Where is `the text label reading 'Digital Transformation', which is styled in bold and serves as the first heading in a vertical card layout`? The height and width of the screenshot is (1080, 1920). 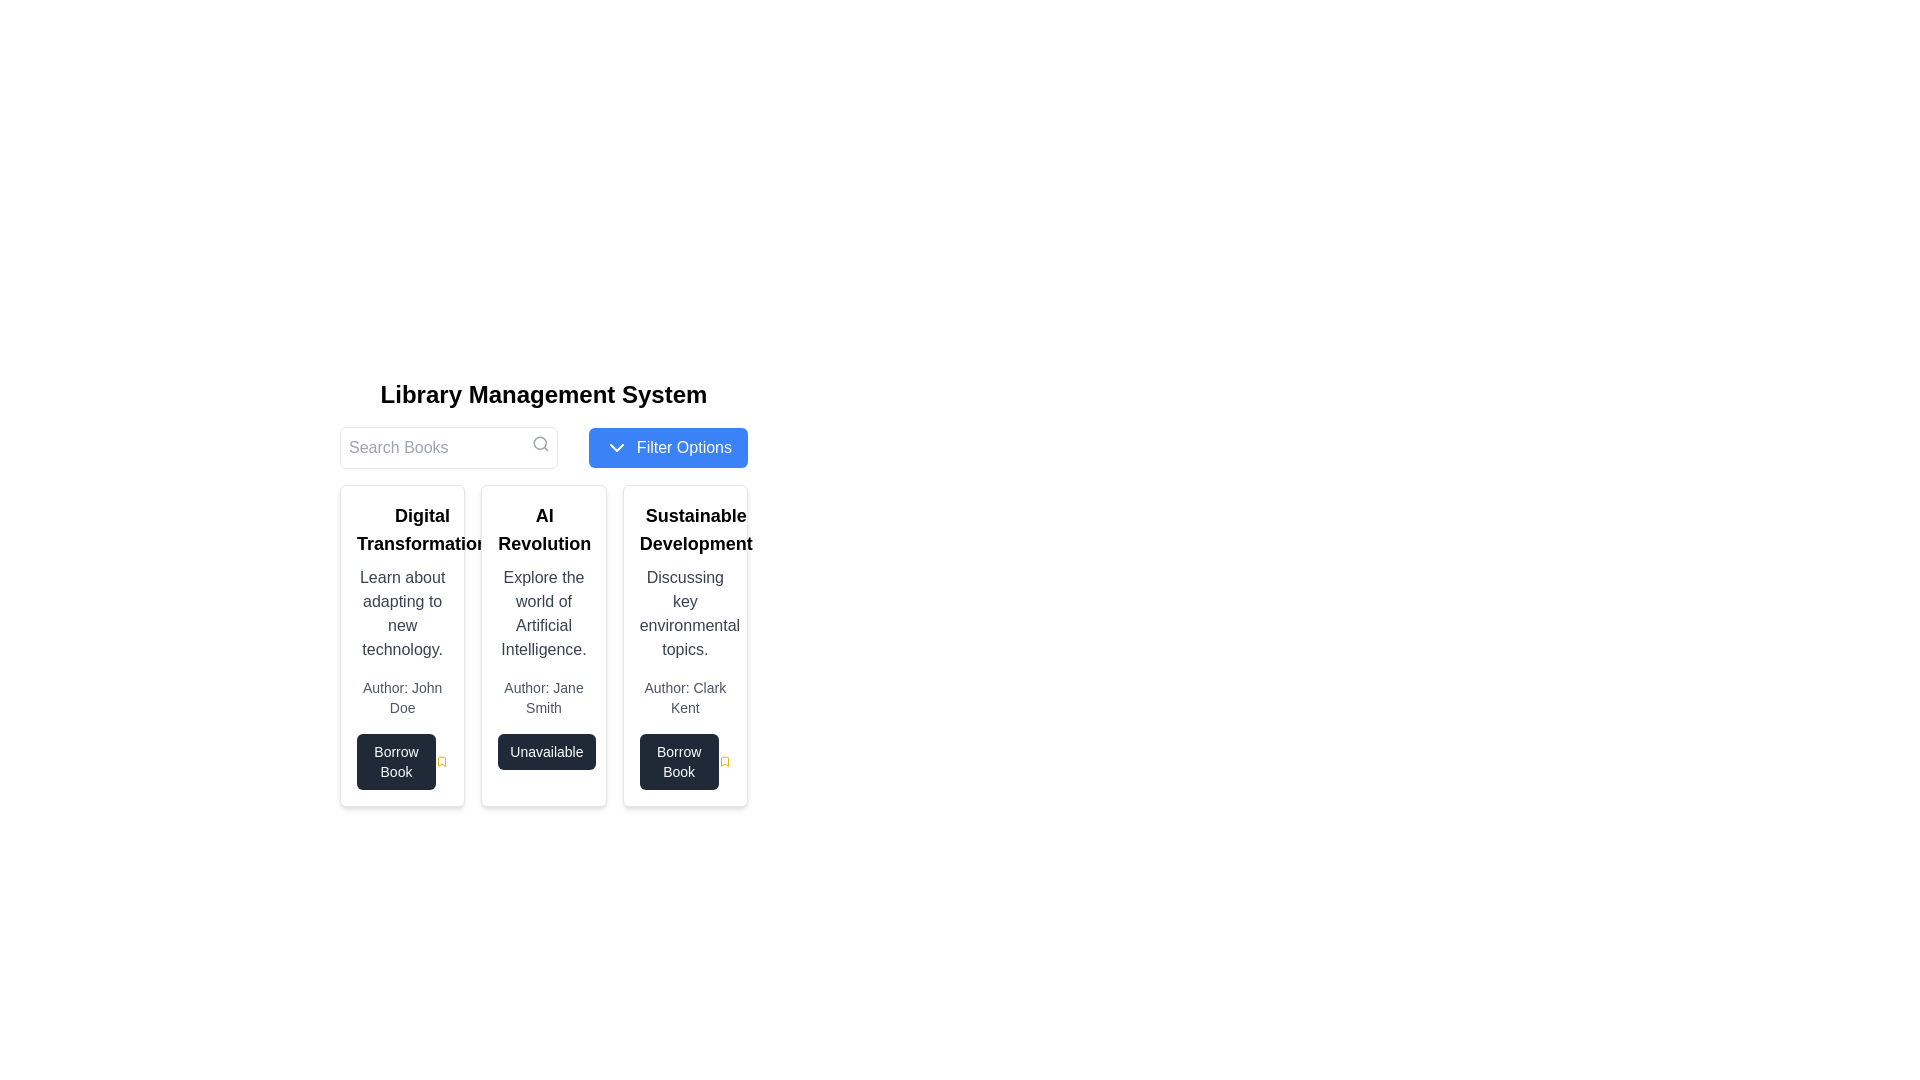 the text label reading 'Digital Transformation', which is styled in bold and serves as the first heading in a vertical card layout is located at coordinates (421, 528).